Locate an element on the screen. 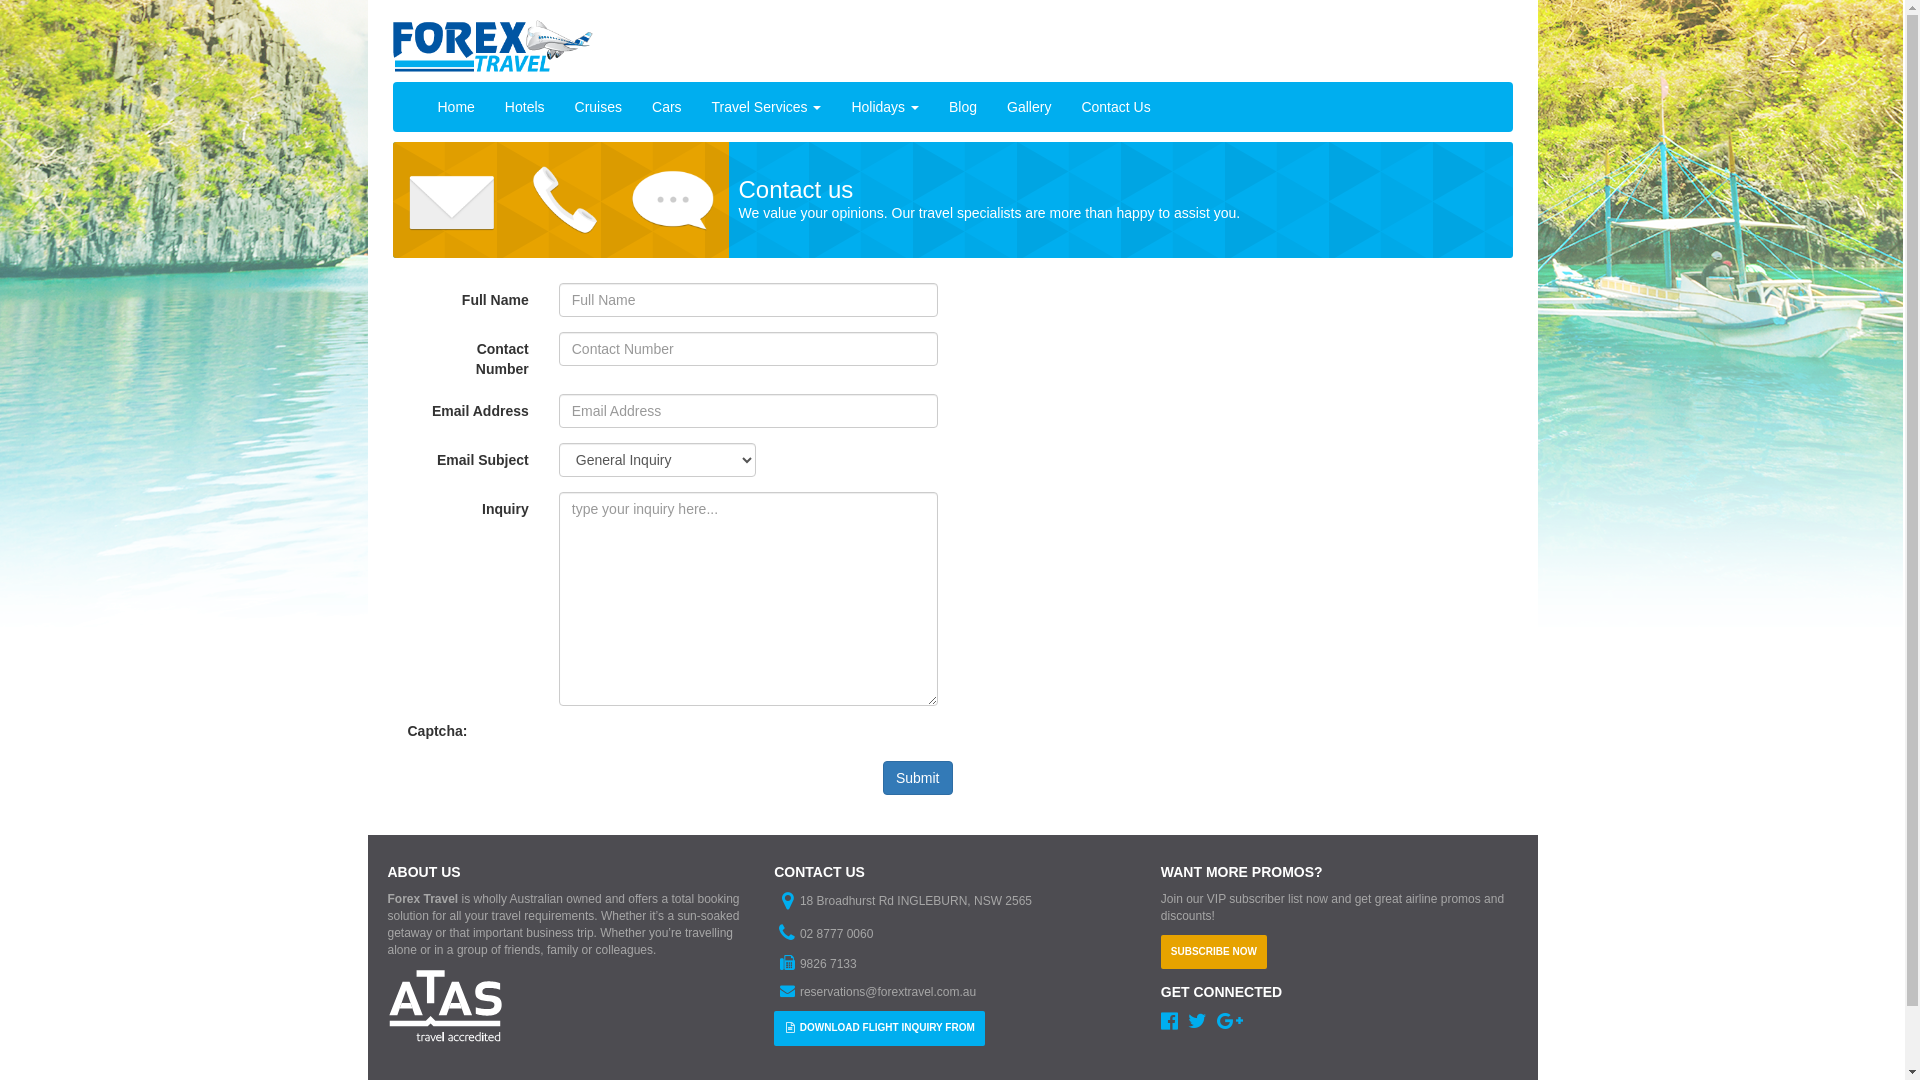 The width and height of the screenshot is (1920, 1080). 'Blog' is located at coordinates (963, 107).